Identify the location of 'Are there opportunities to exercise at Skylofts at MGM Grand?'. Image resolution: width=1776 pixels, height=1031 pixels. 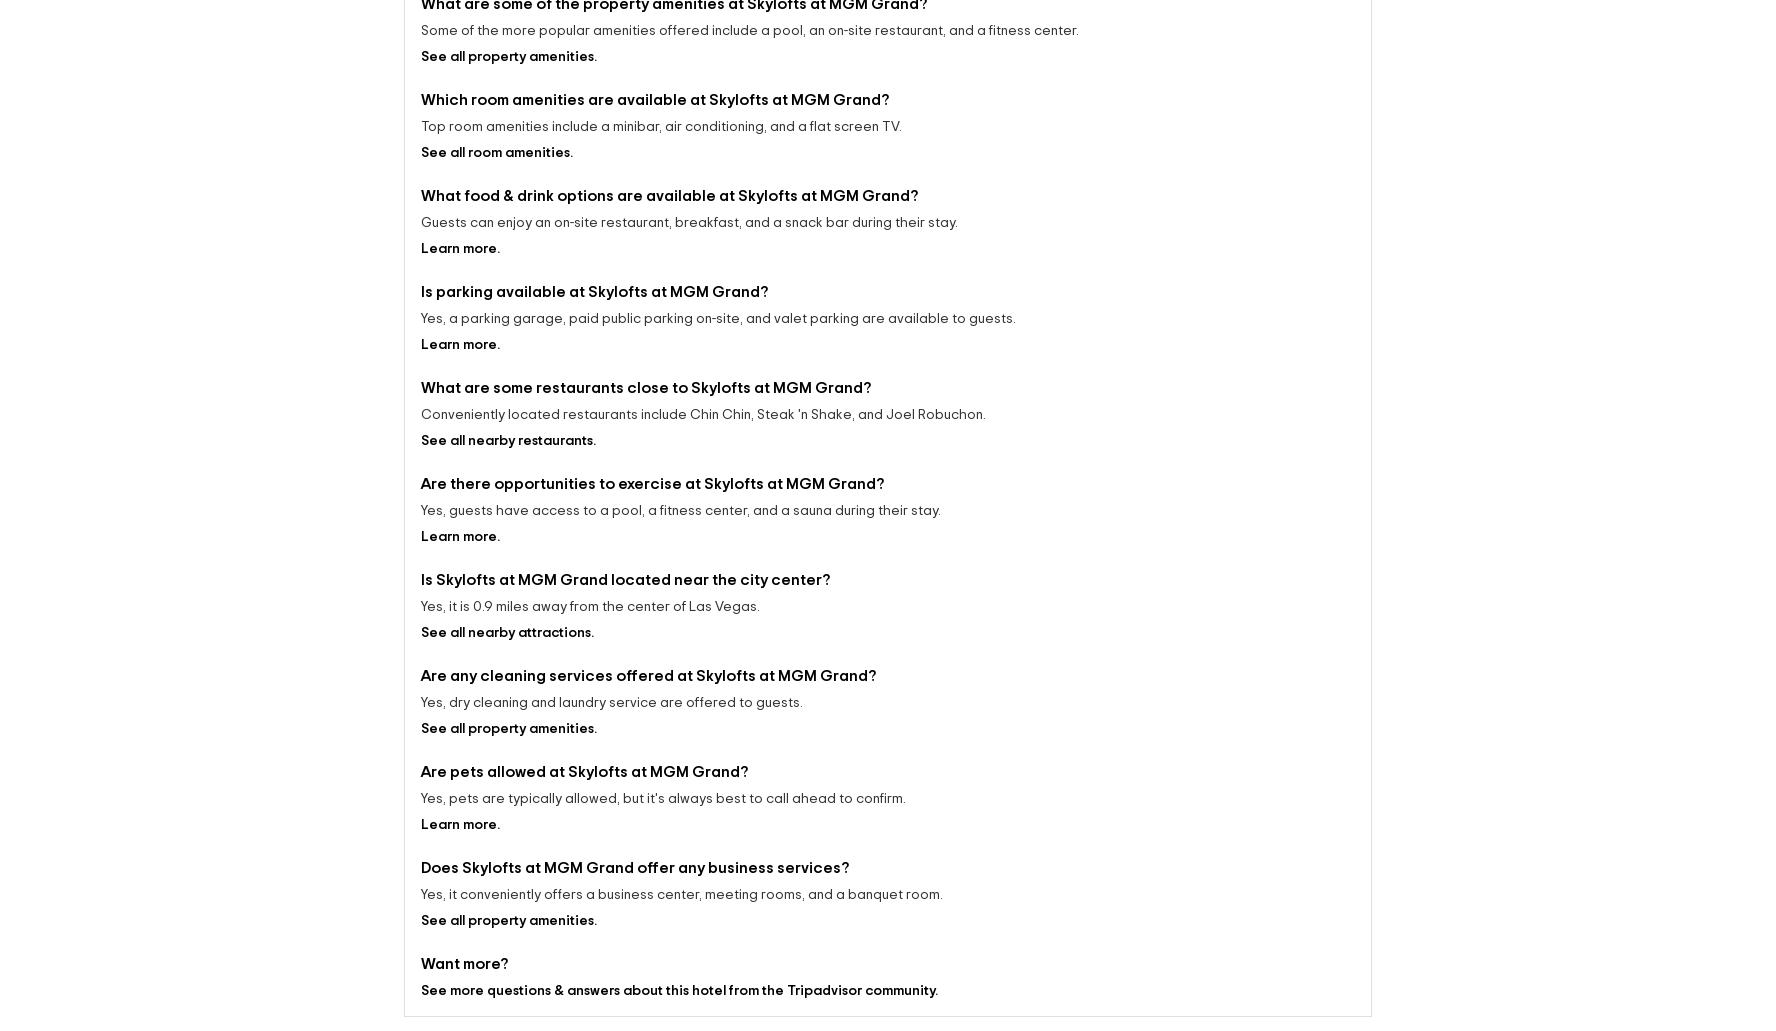
(420, 466).